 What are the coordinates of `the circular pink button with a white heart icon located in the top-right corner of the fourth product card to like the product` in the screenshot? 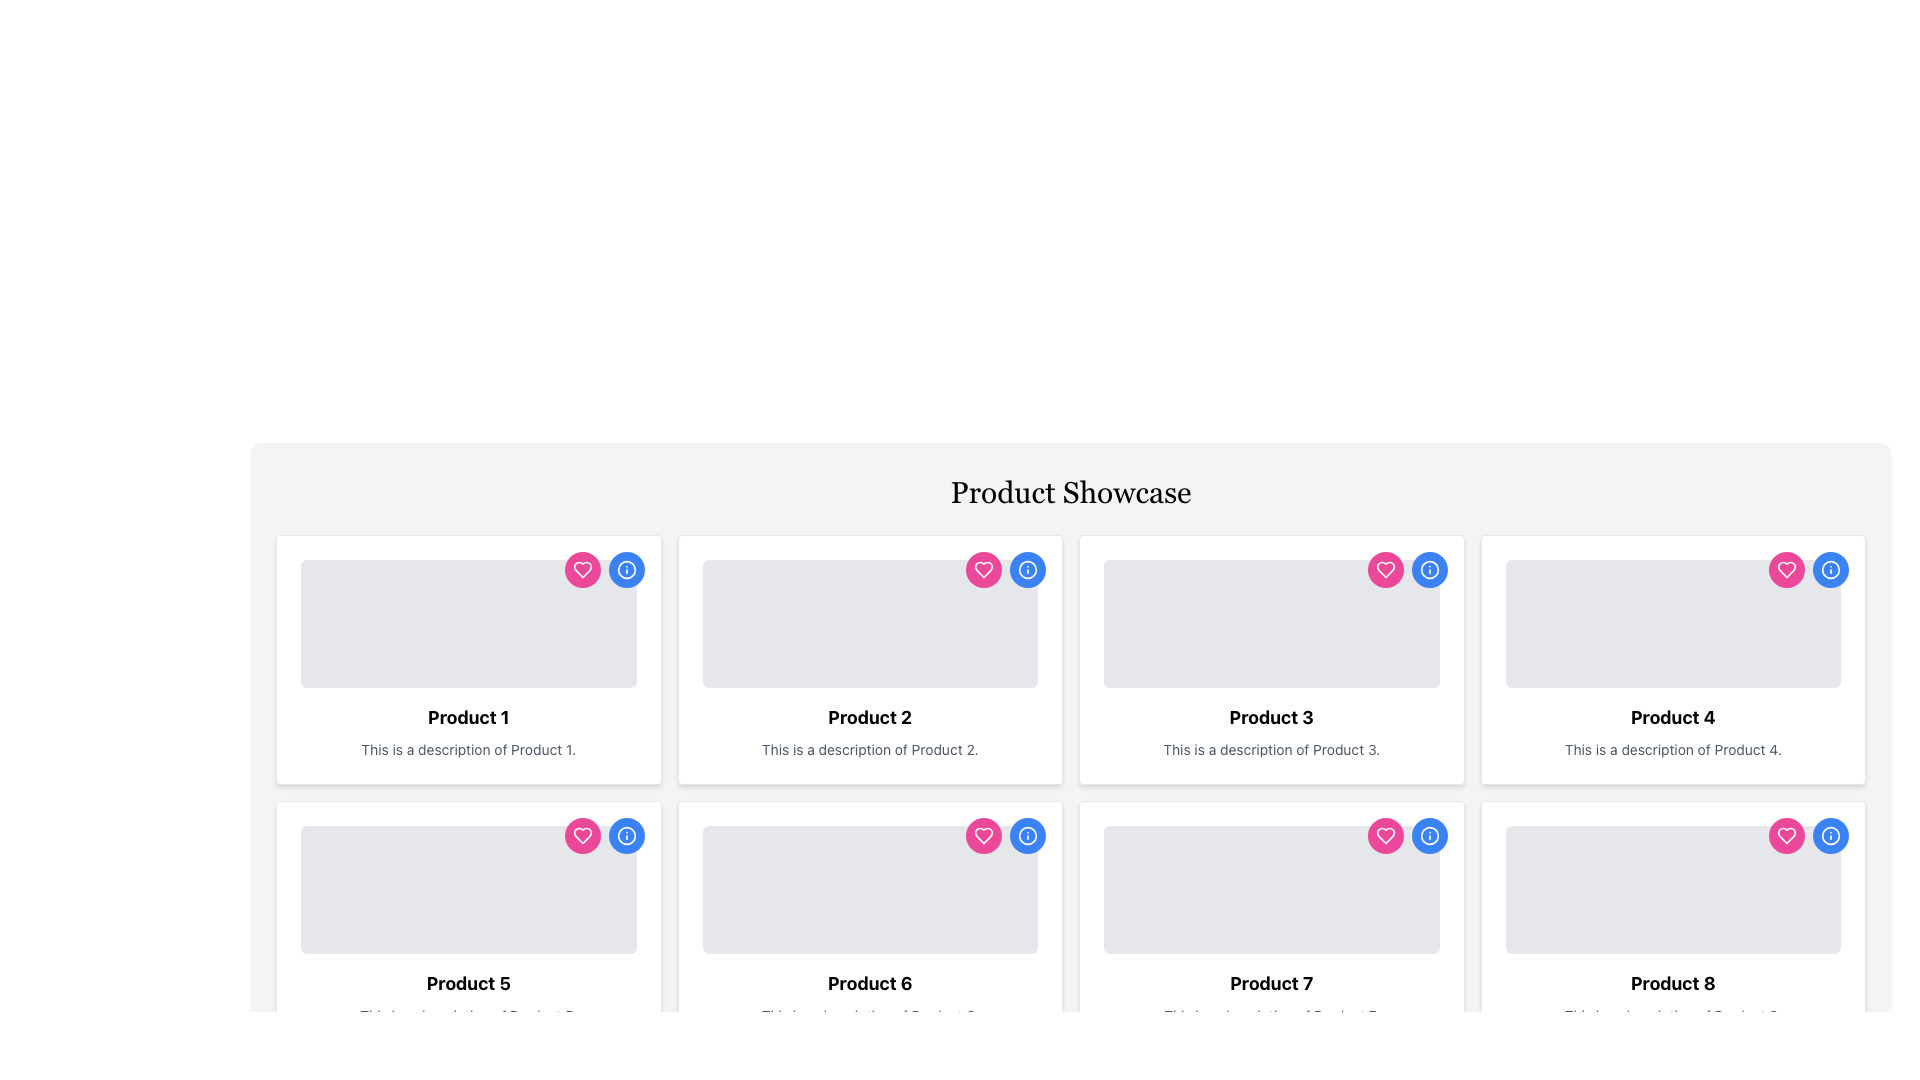 It's located at (1786, 570).